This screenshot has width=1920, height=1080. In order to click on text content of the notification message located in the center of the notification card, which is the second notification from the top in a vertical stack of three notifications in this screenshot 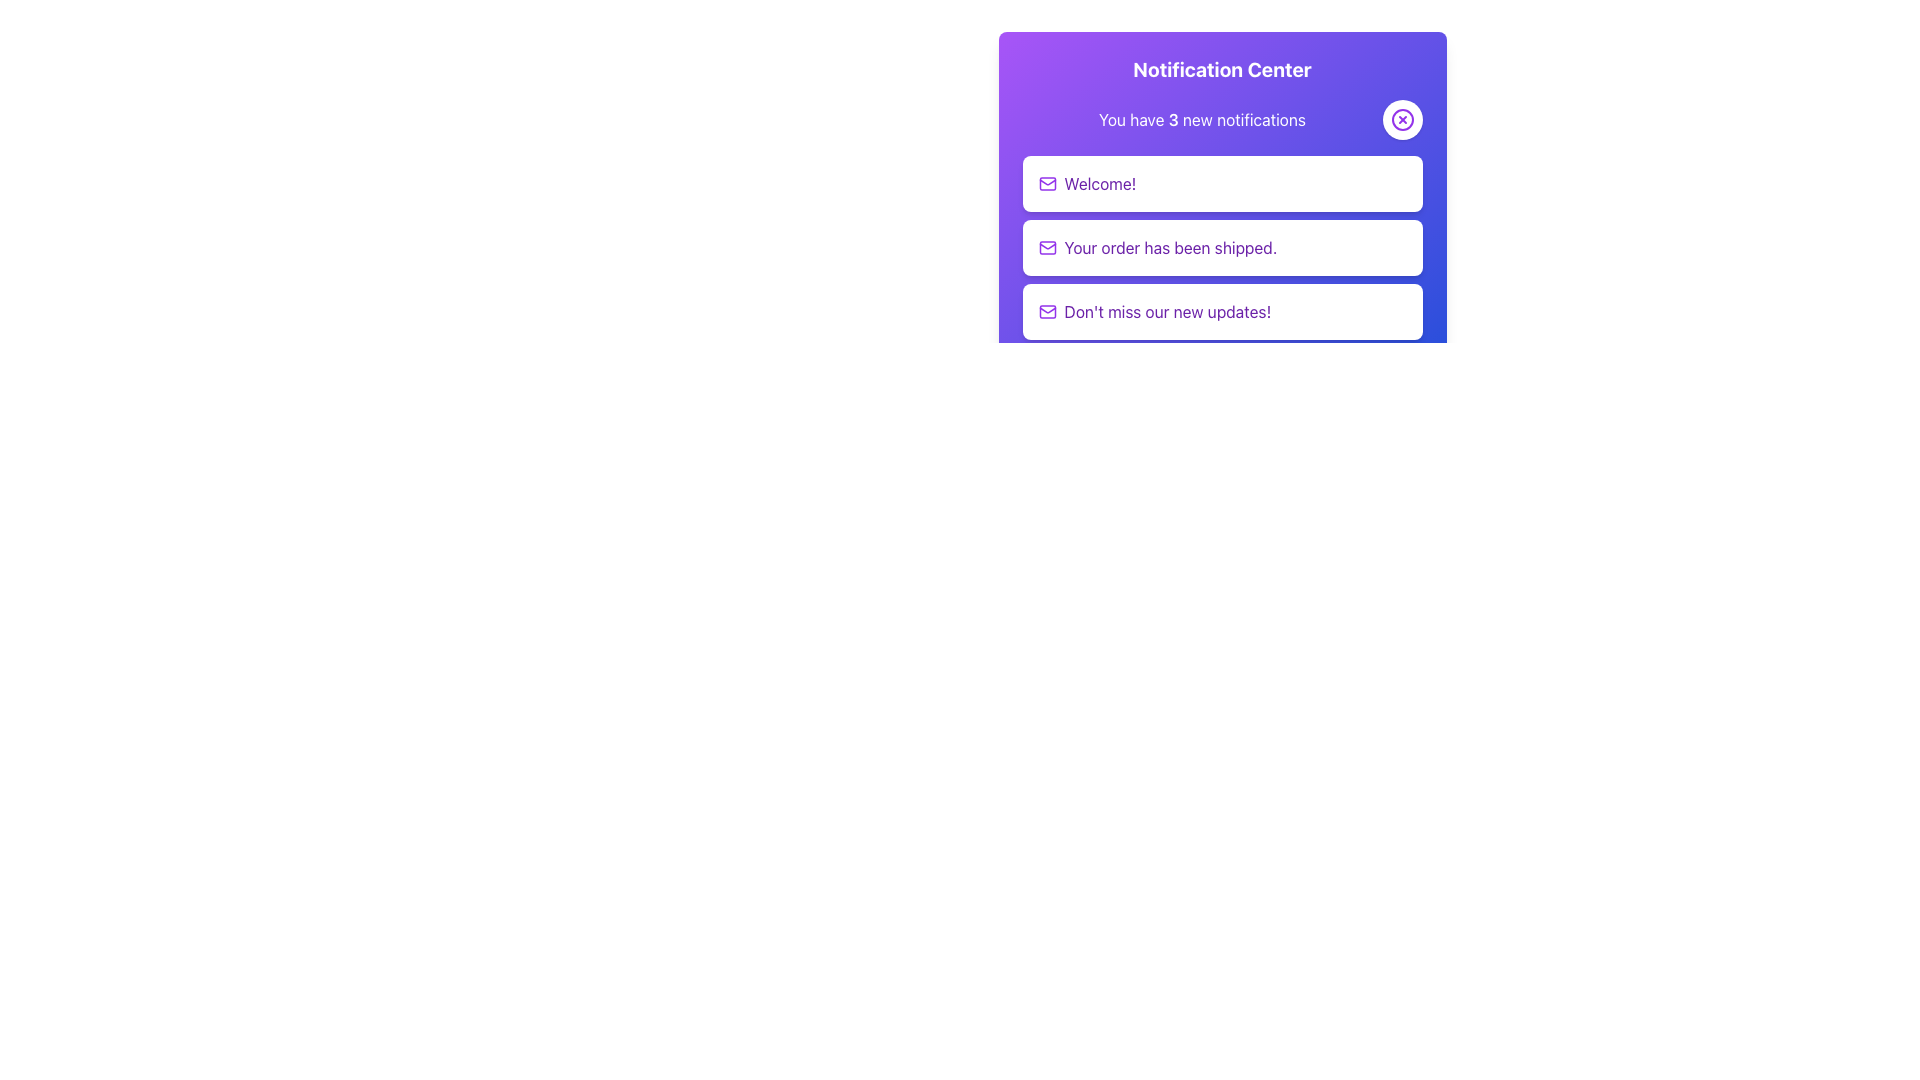, I will do `click(1170, 246)`.